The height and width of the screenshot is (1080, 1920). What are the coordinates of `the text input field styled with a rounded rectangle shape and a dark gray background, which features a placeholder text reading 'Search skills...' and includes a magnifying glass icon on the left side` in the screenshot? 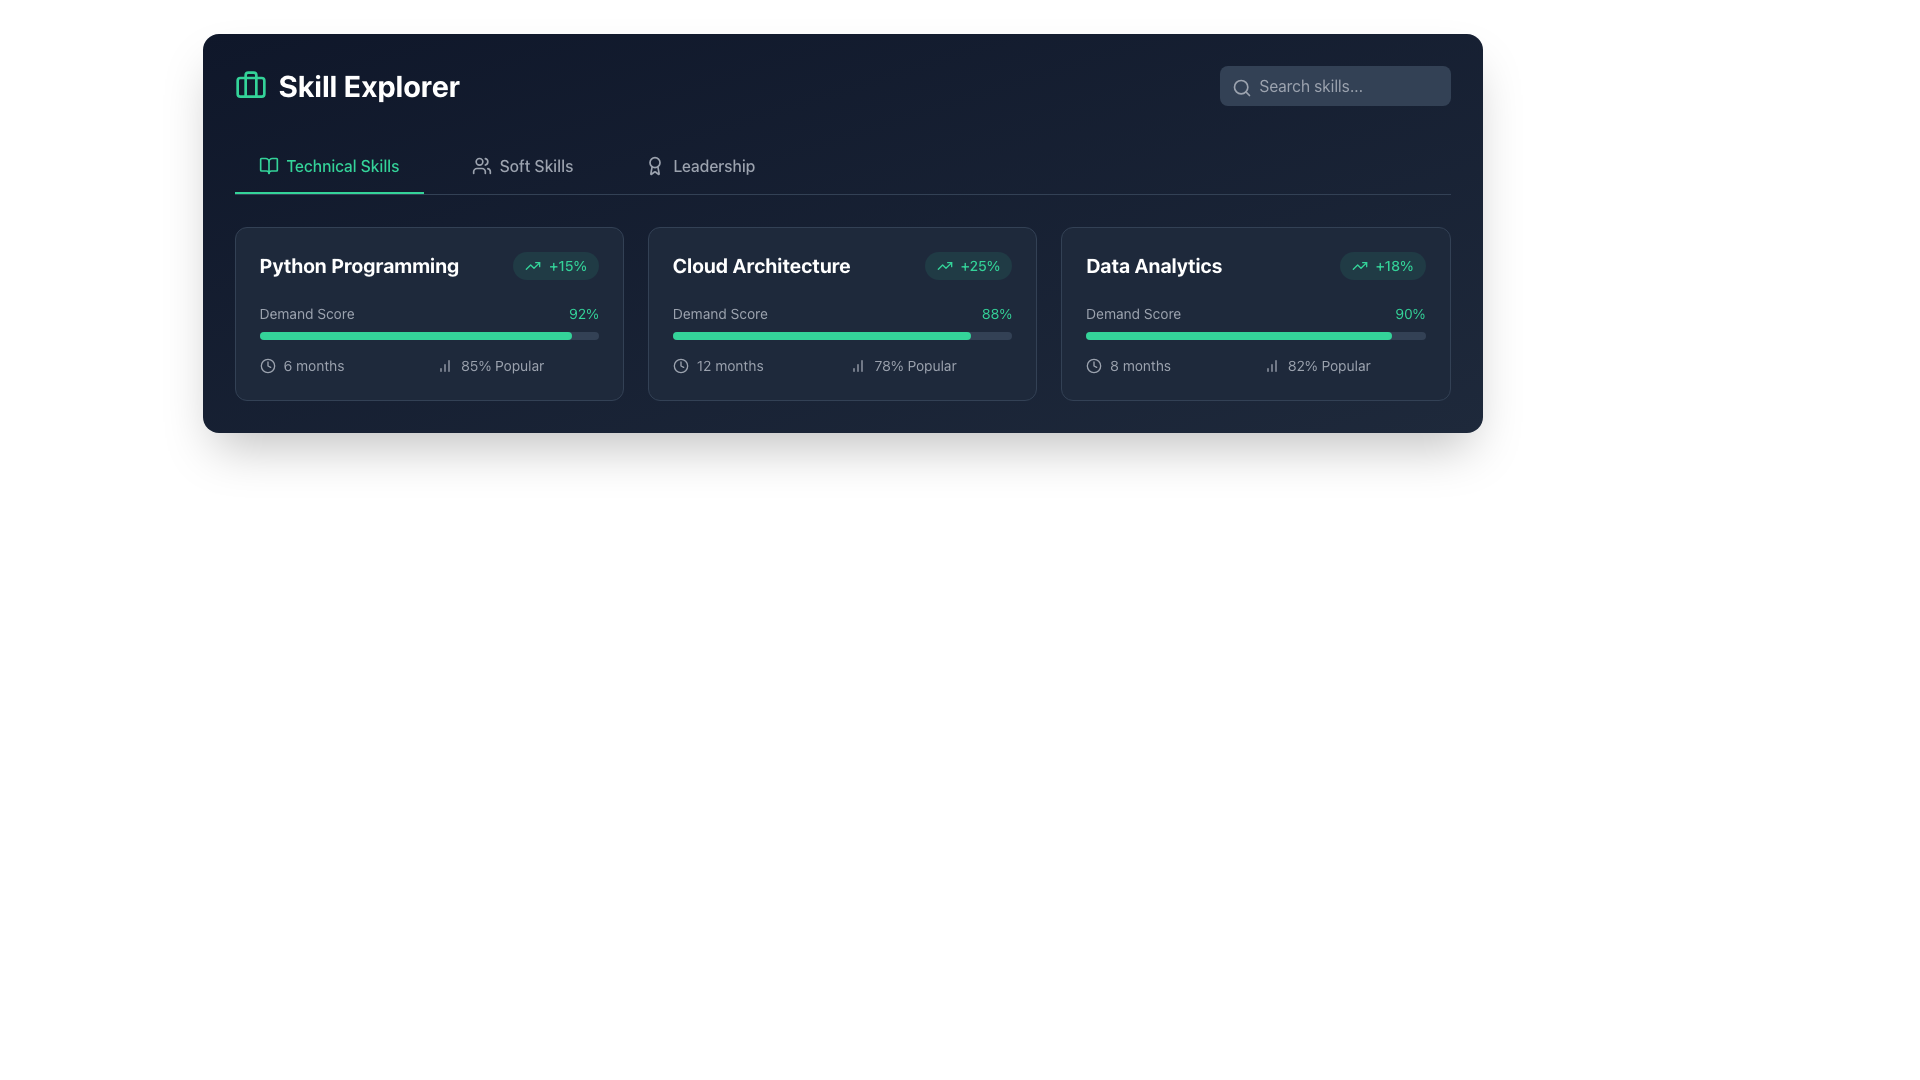 It's located at (1334, 84).